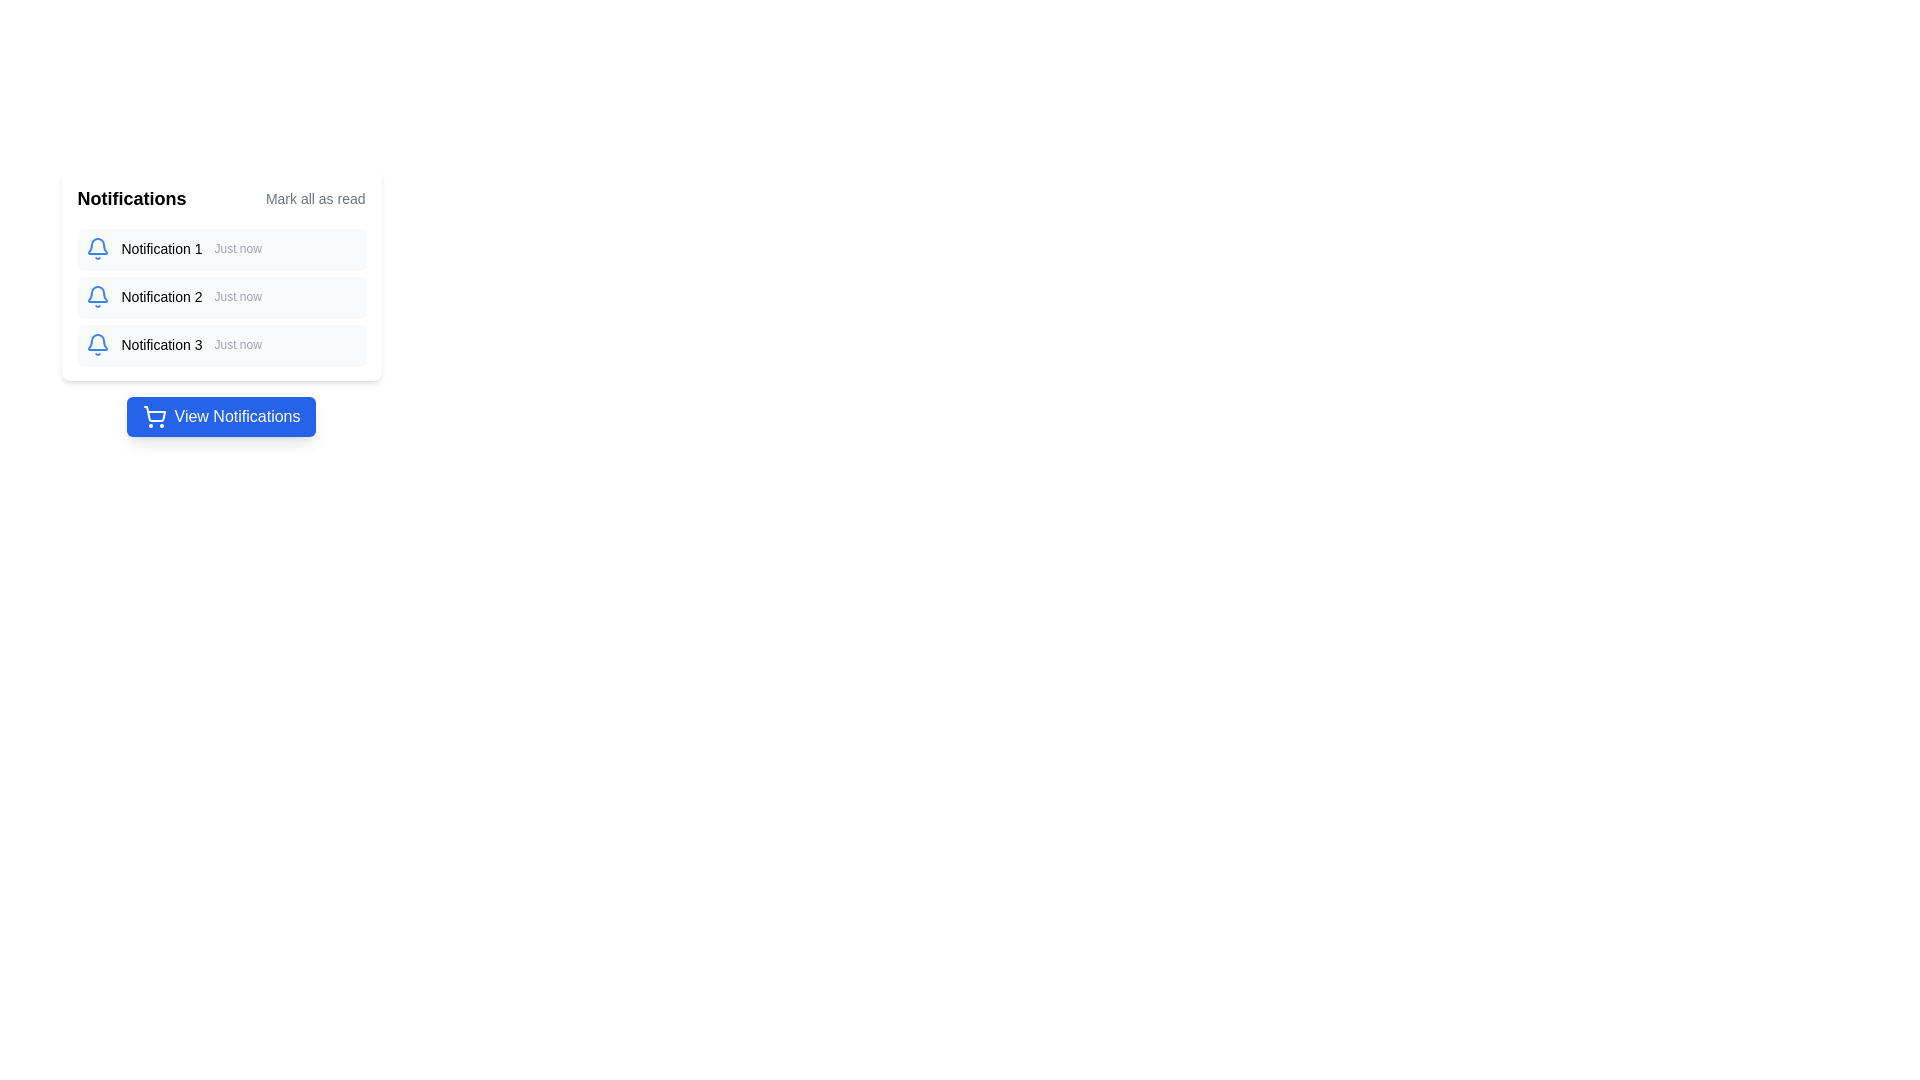  What do you see at coordinates (221, 297) in the screenshot?
I see `the second notification item` at bounding box center [221, 297].